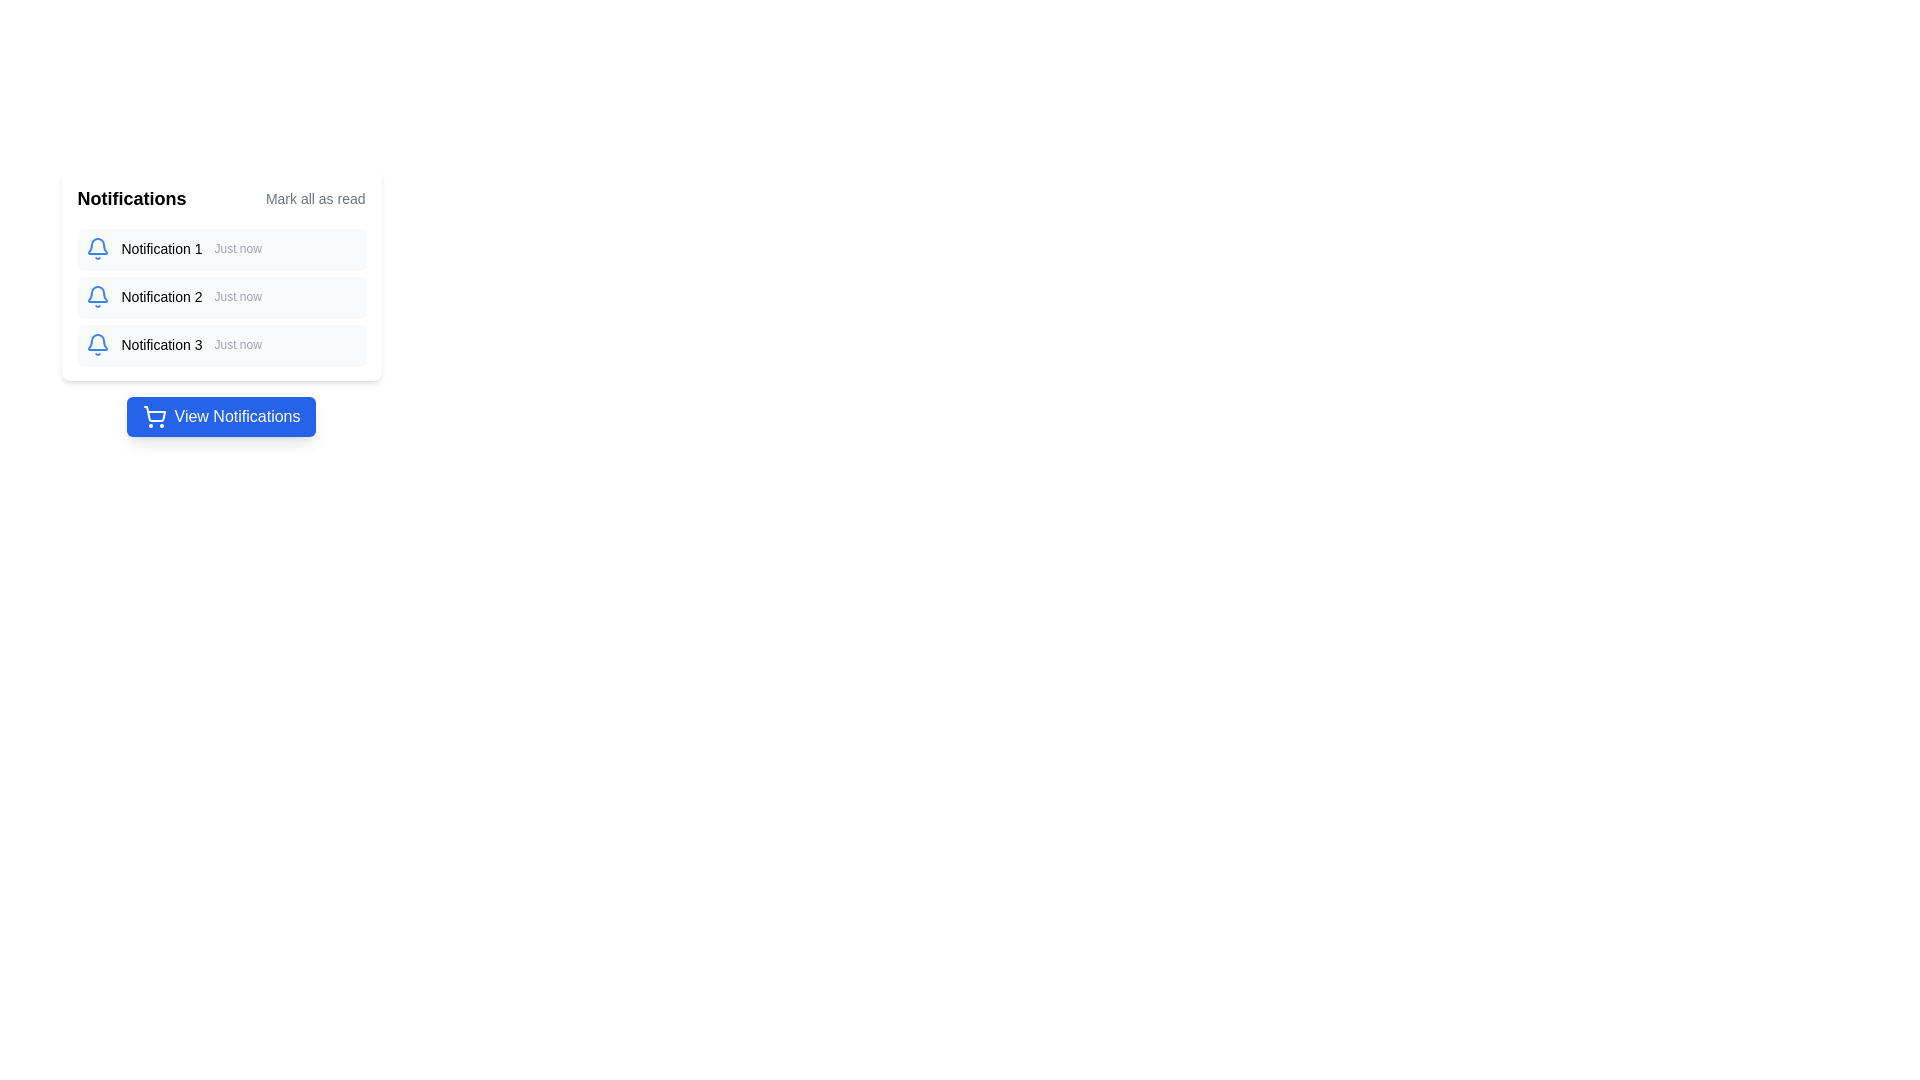  What do you see at coordinates (221, 297) in the screenshot?
I see `the second notification item` at bounding box center [221, 297].